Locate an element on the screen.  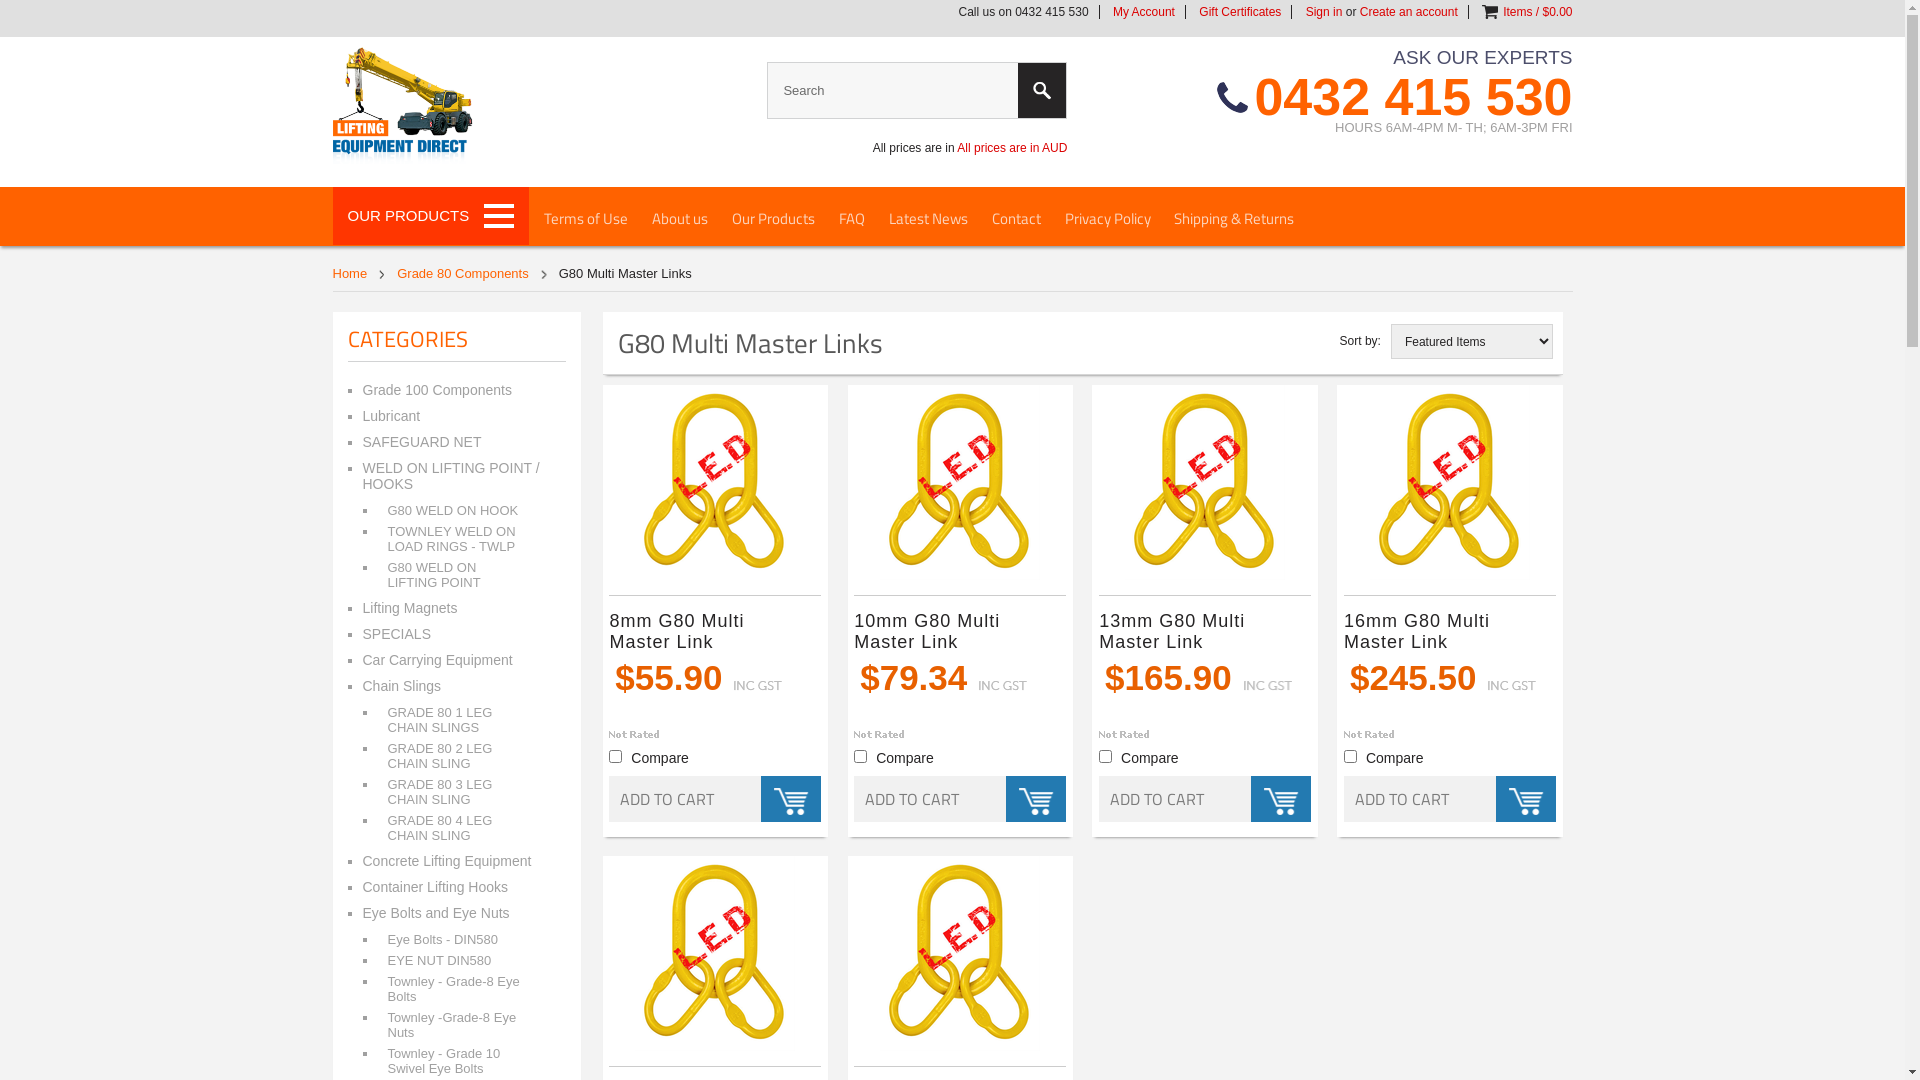
'GRADE 80 4 LEG CHAIN SLING' is located at coordinates (456, 828).